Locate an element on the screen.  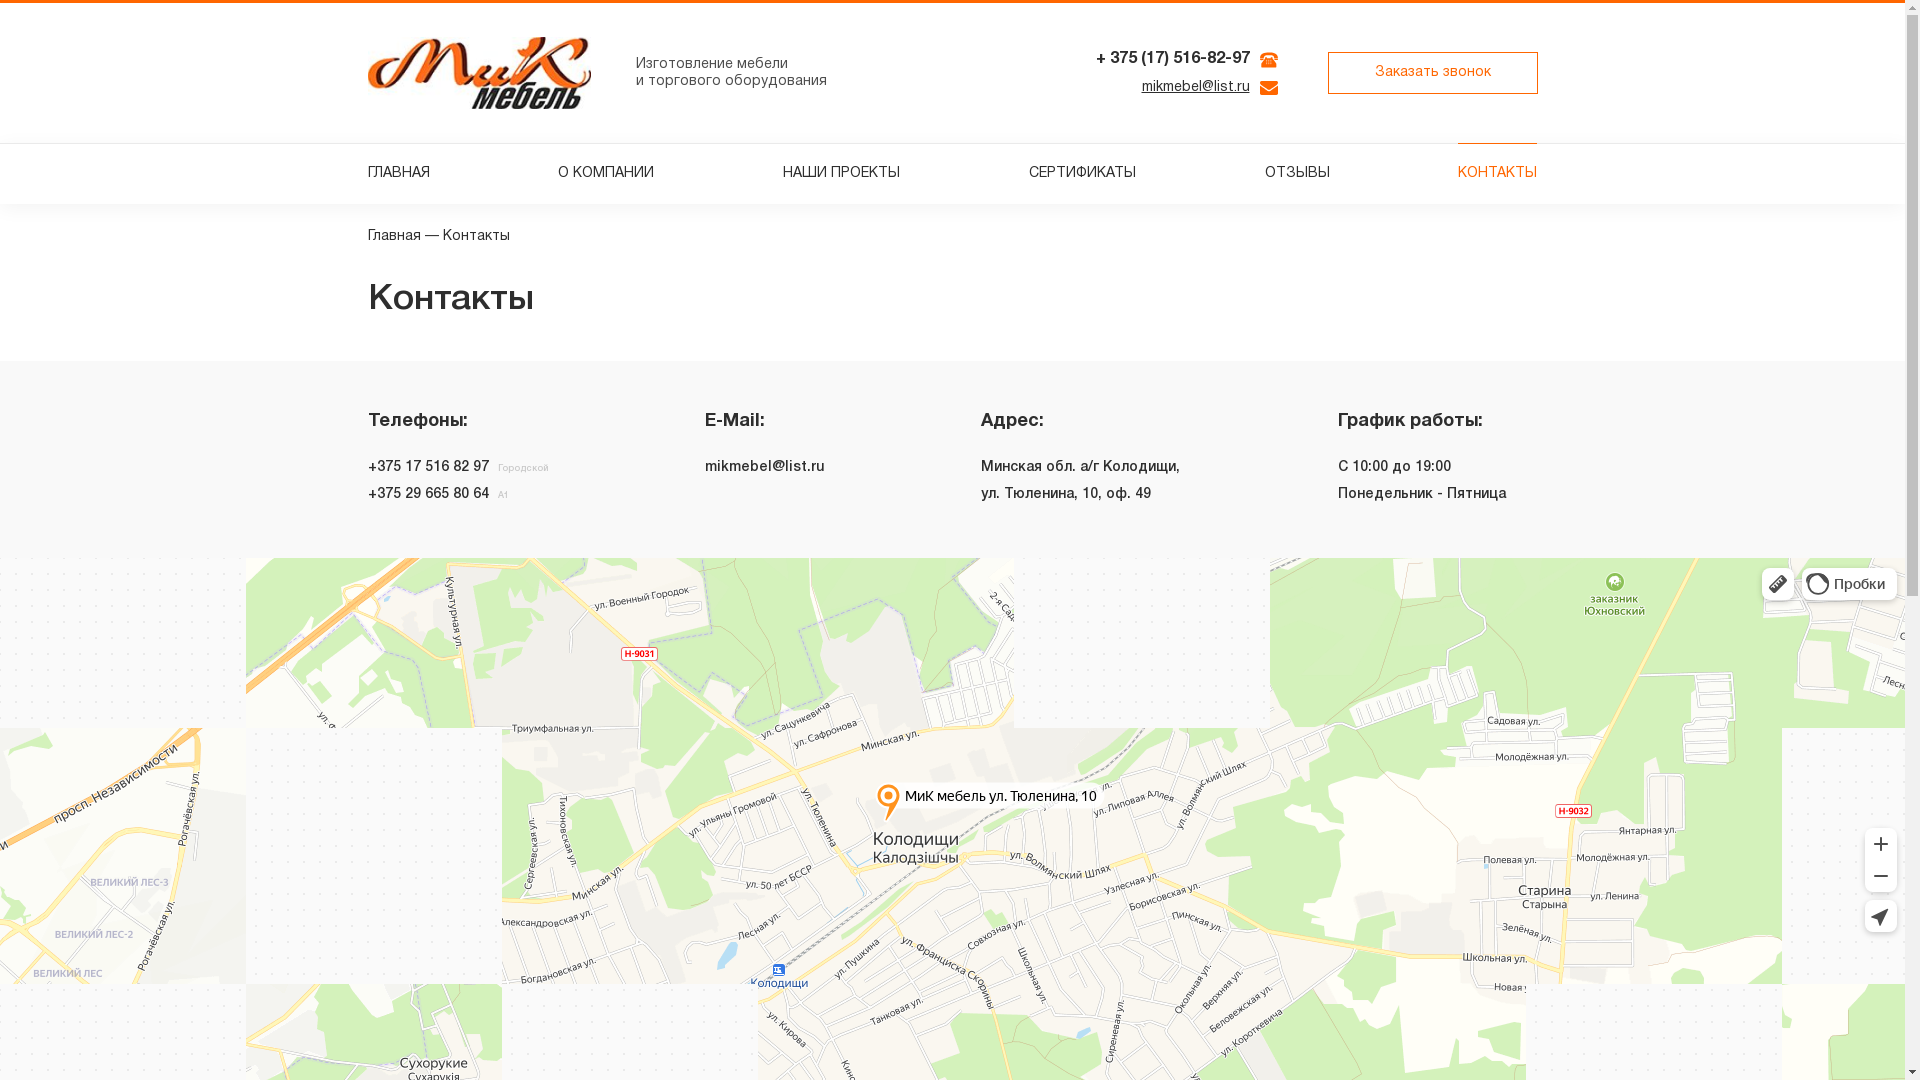
'mikmebel@list.ru' is located at coordinates (1195, 86).